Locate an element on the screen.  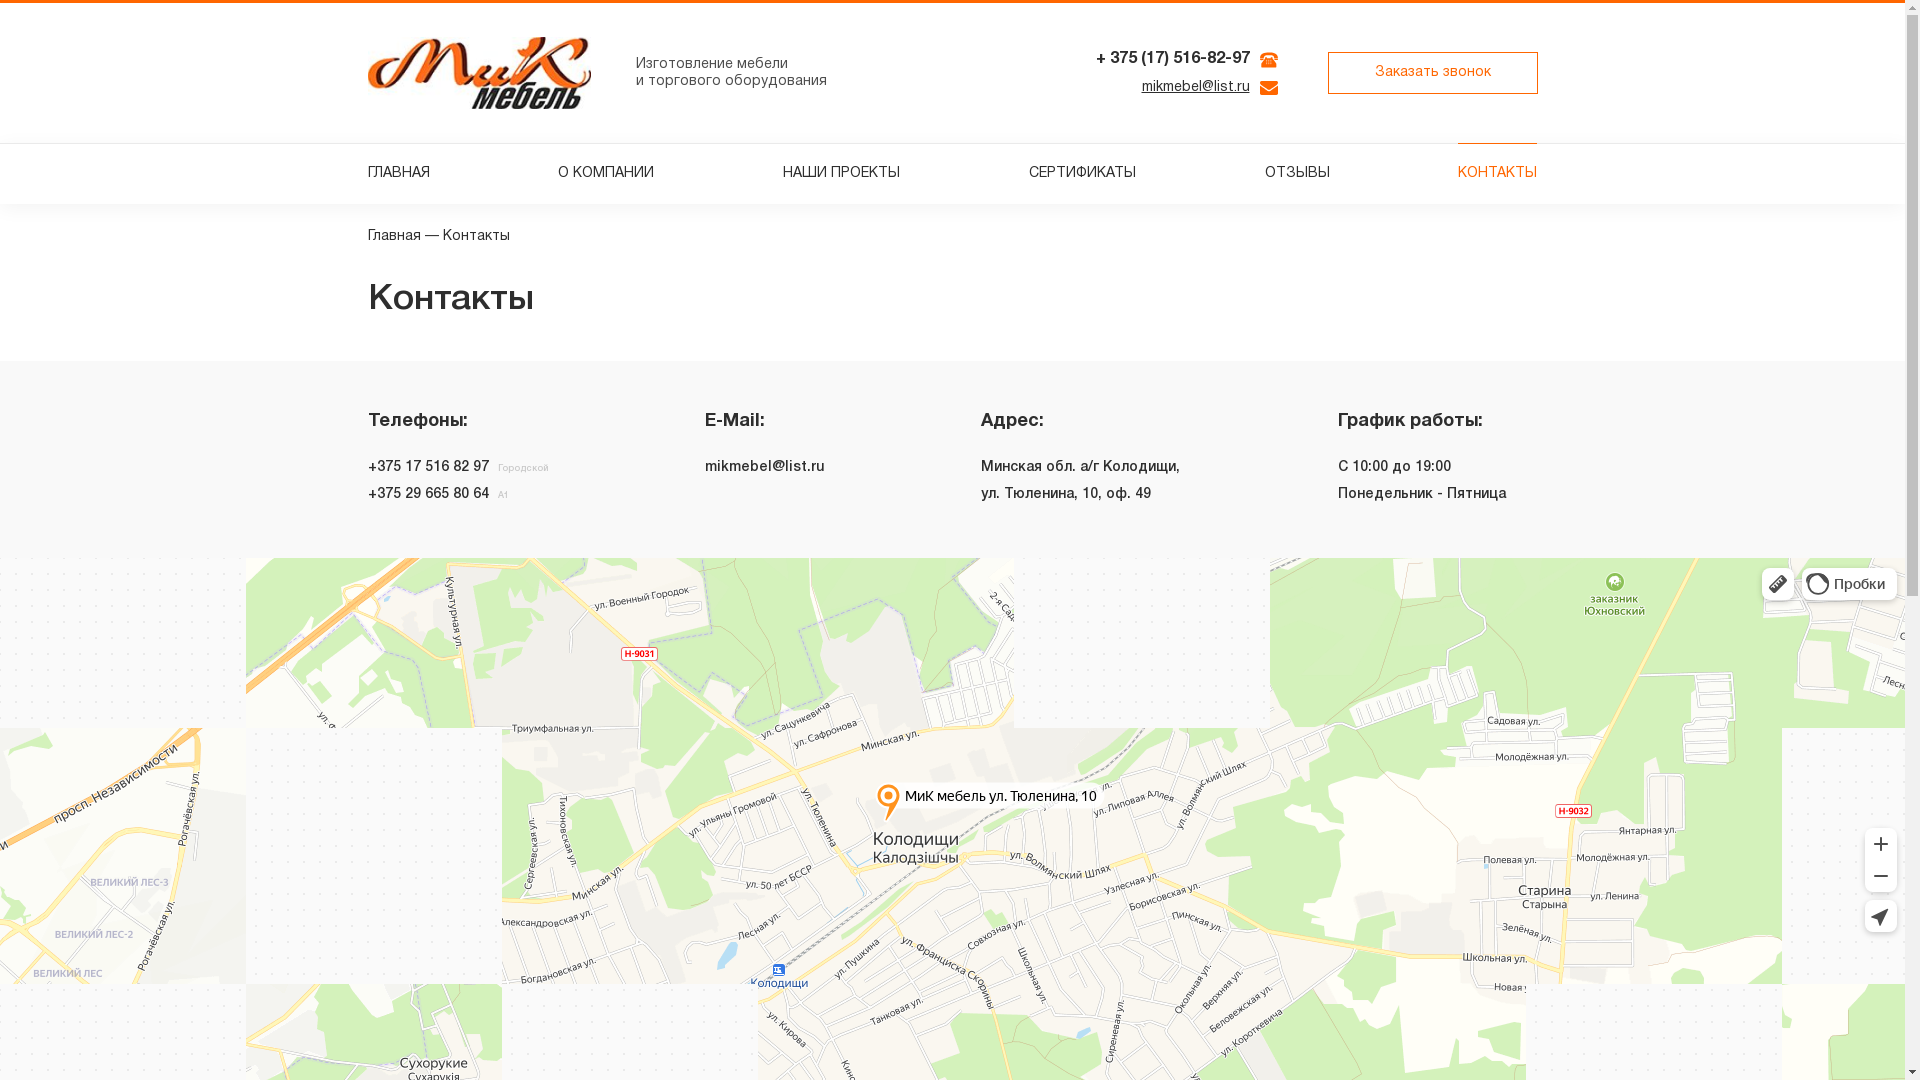
'mikmebel@list.ru' is located at coordinates (1195, 86).